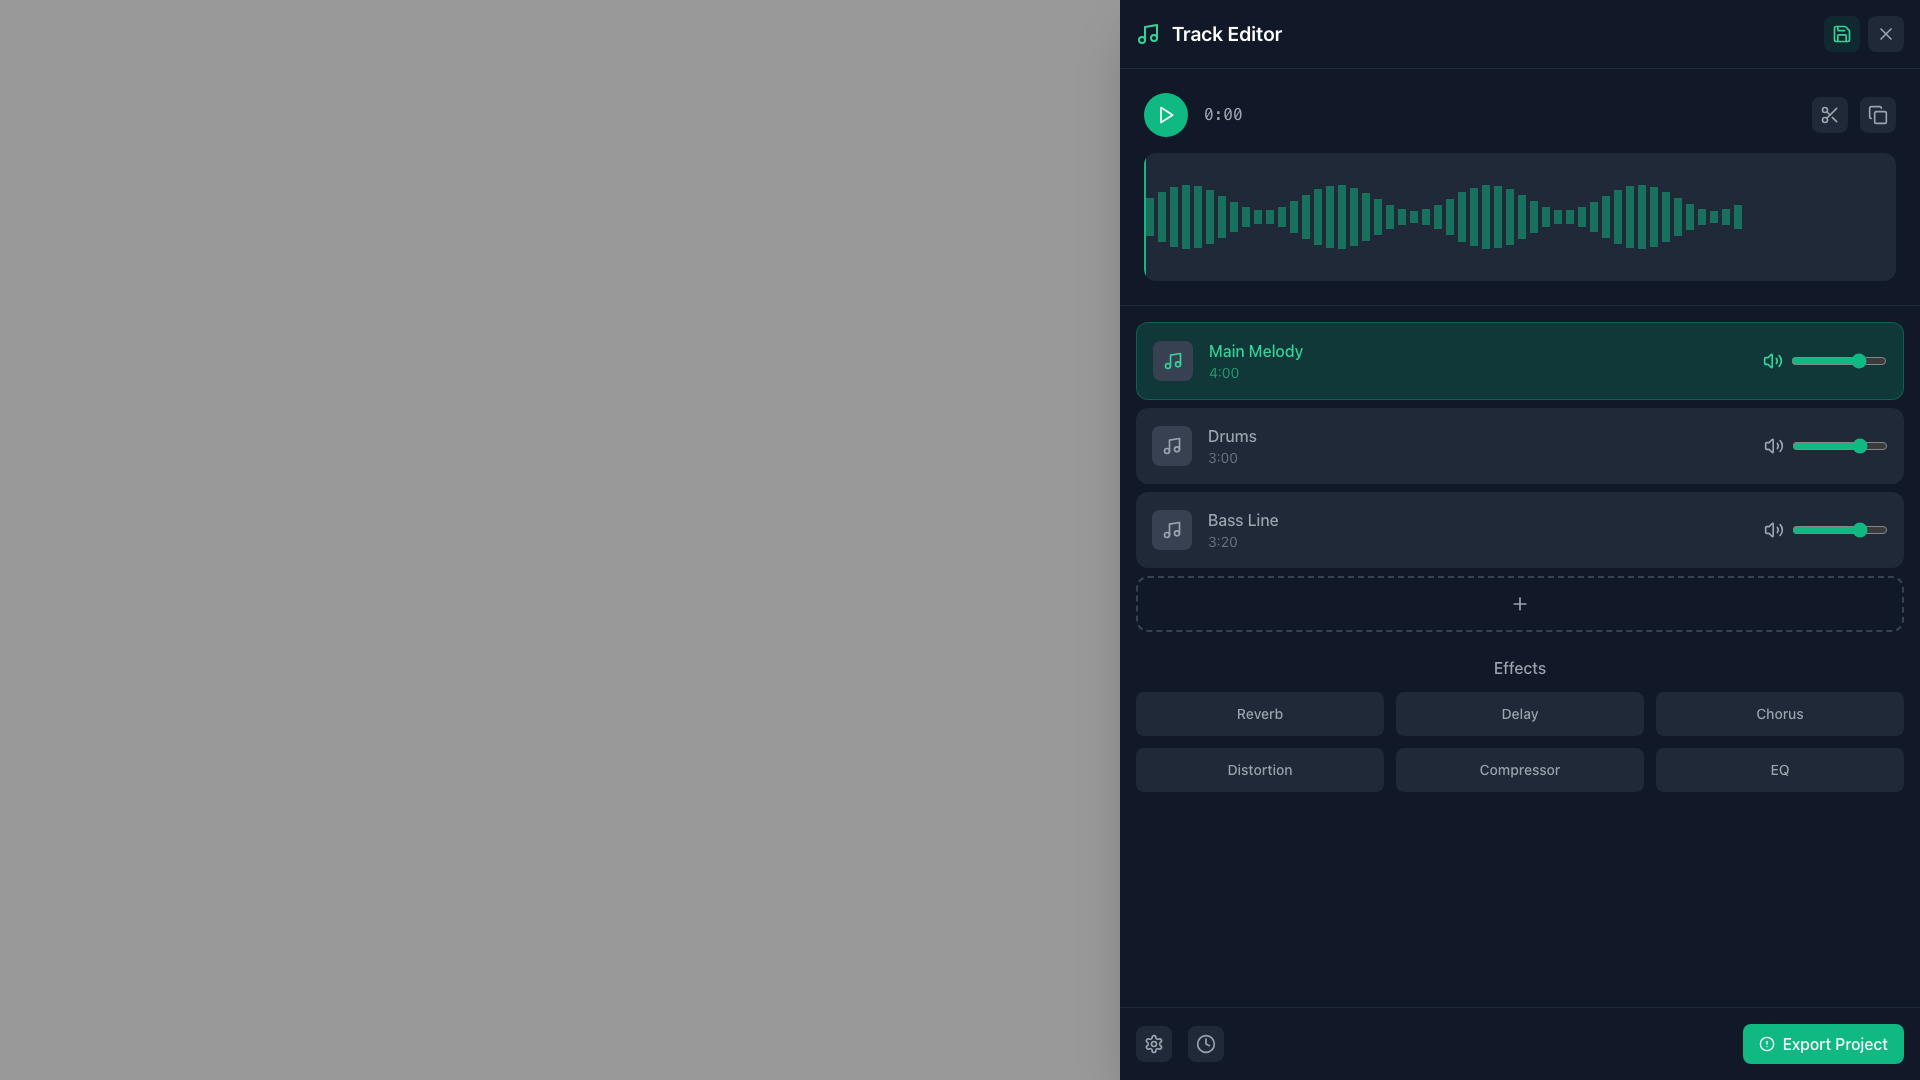  What do you see at coordinates (1486, 216) in the screenshot?
I see `the graphical bar at the 31st position of the audio waveform in the 'Track Editor' section to interact with adjacent parts of the graph` at bounding box center [1486, 216].